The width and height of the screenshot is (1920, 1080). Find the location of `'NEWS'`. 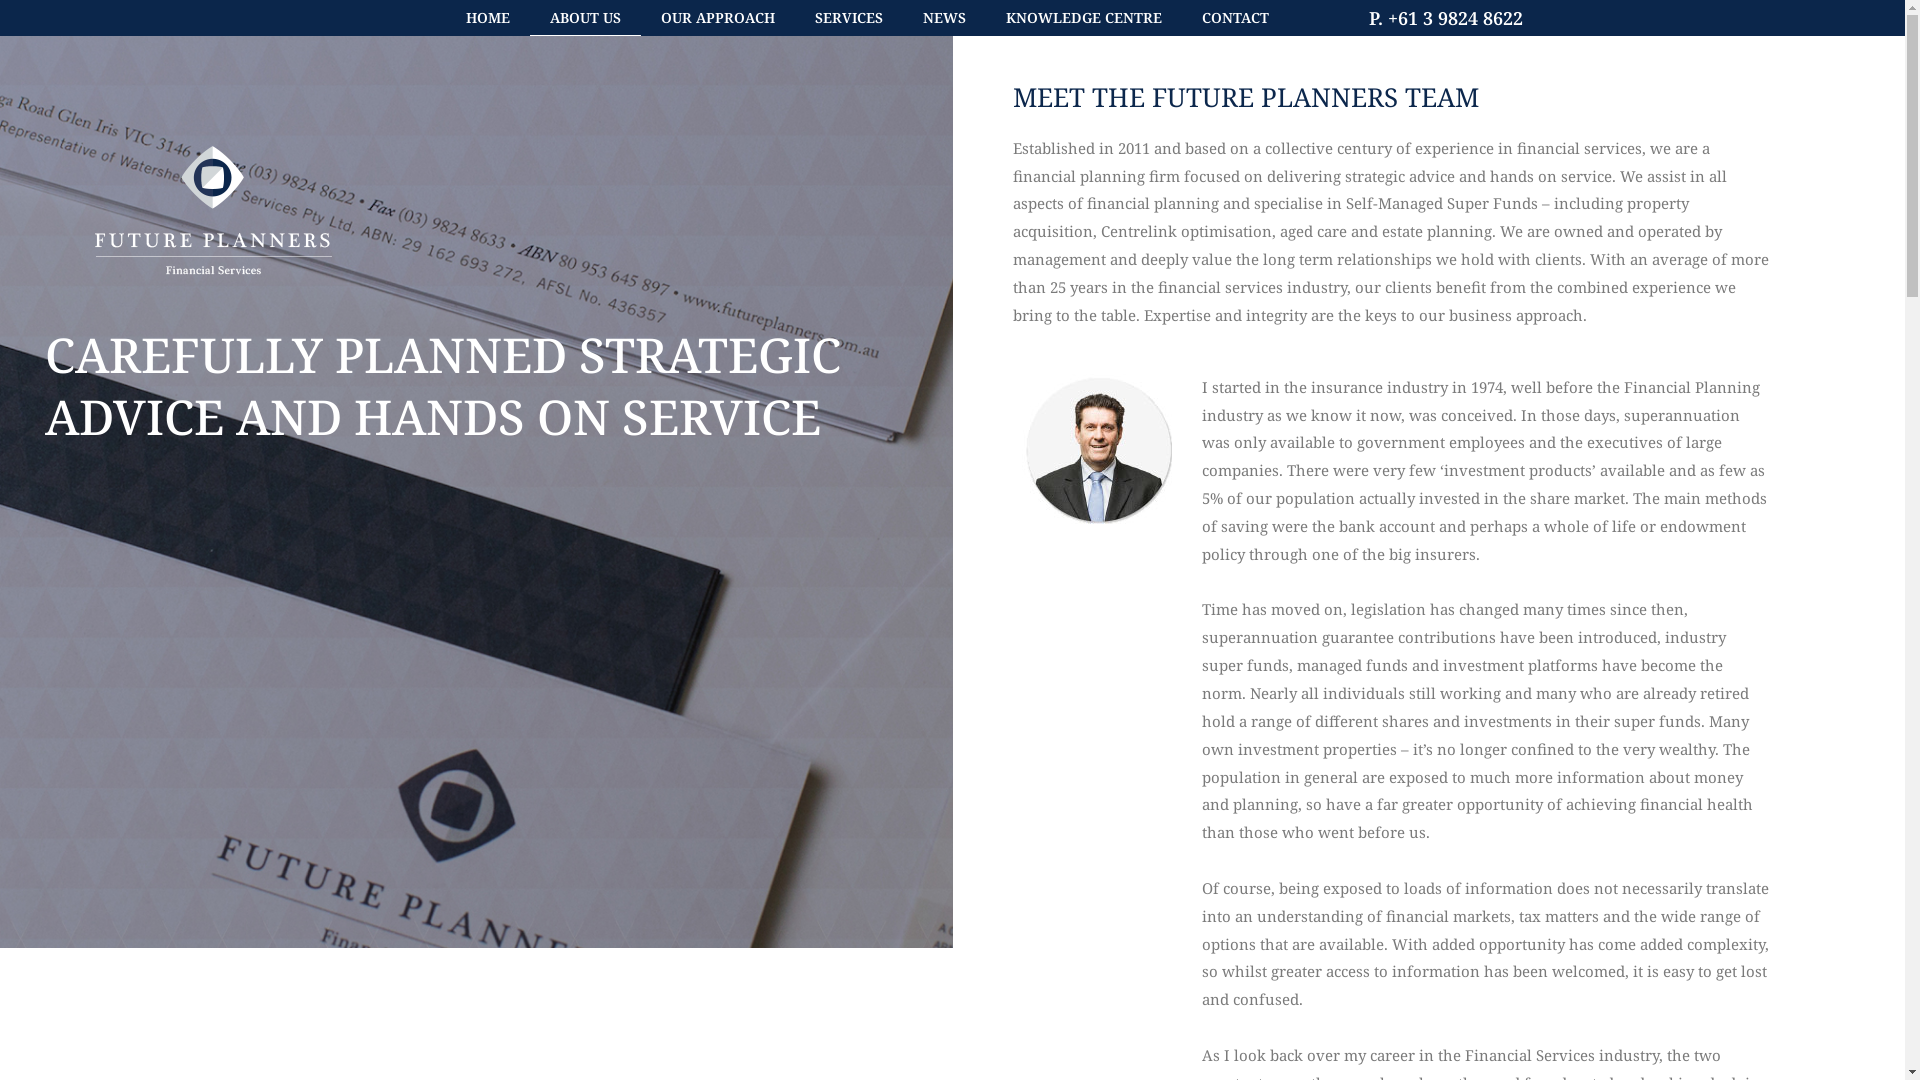

'NEWS' is located at coordinates (942, 18).